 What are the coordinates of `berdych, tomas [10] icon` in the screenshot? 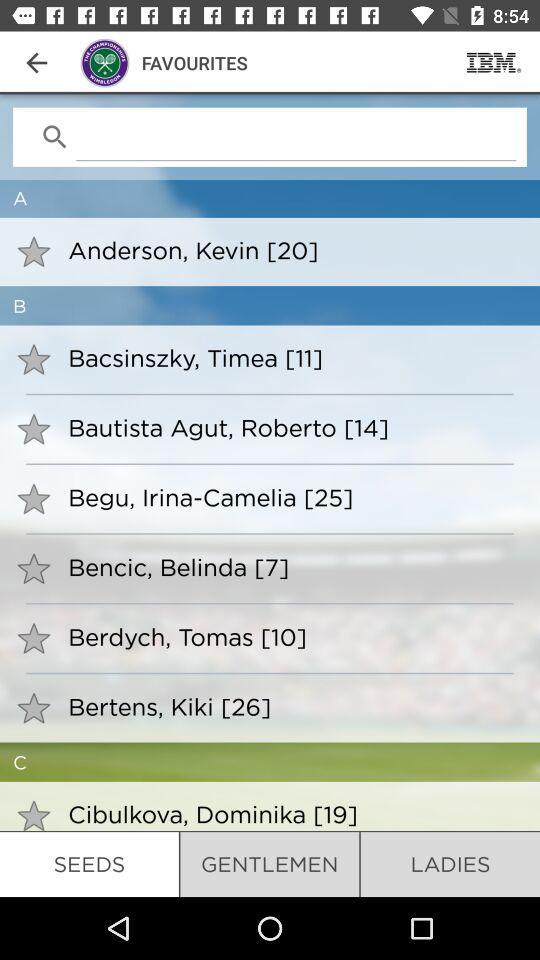 It's located at (290, 635).